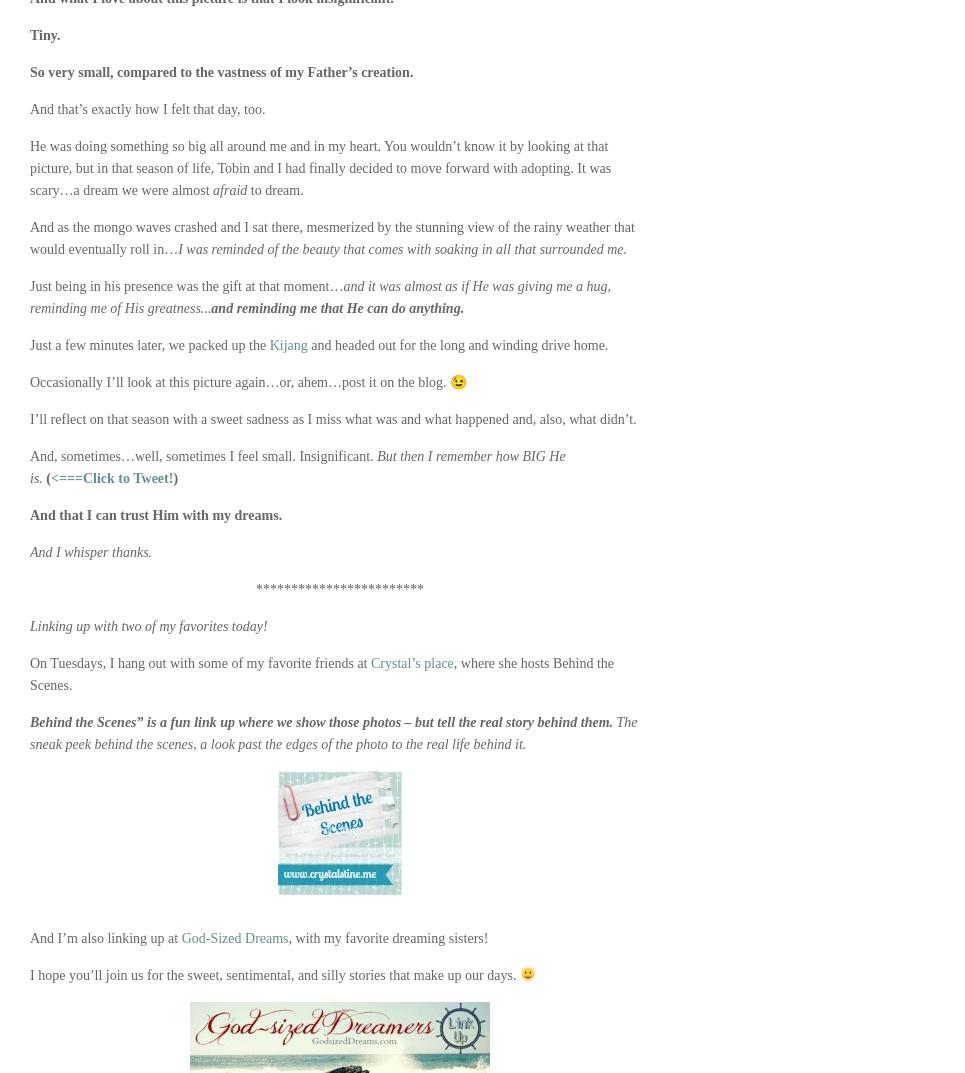  I want to click on 'I hope you’ll join us for the sweet, sentimental, and silly stories that make up our days.', so click(274, 974).